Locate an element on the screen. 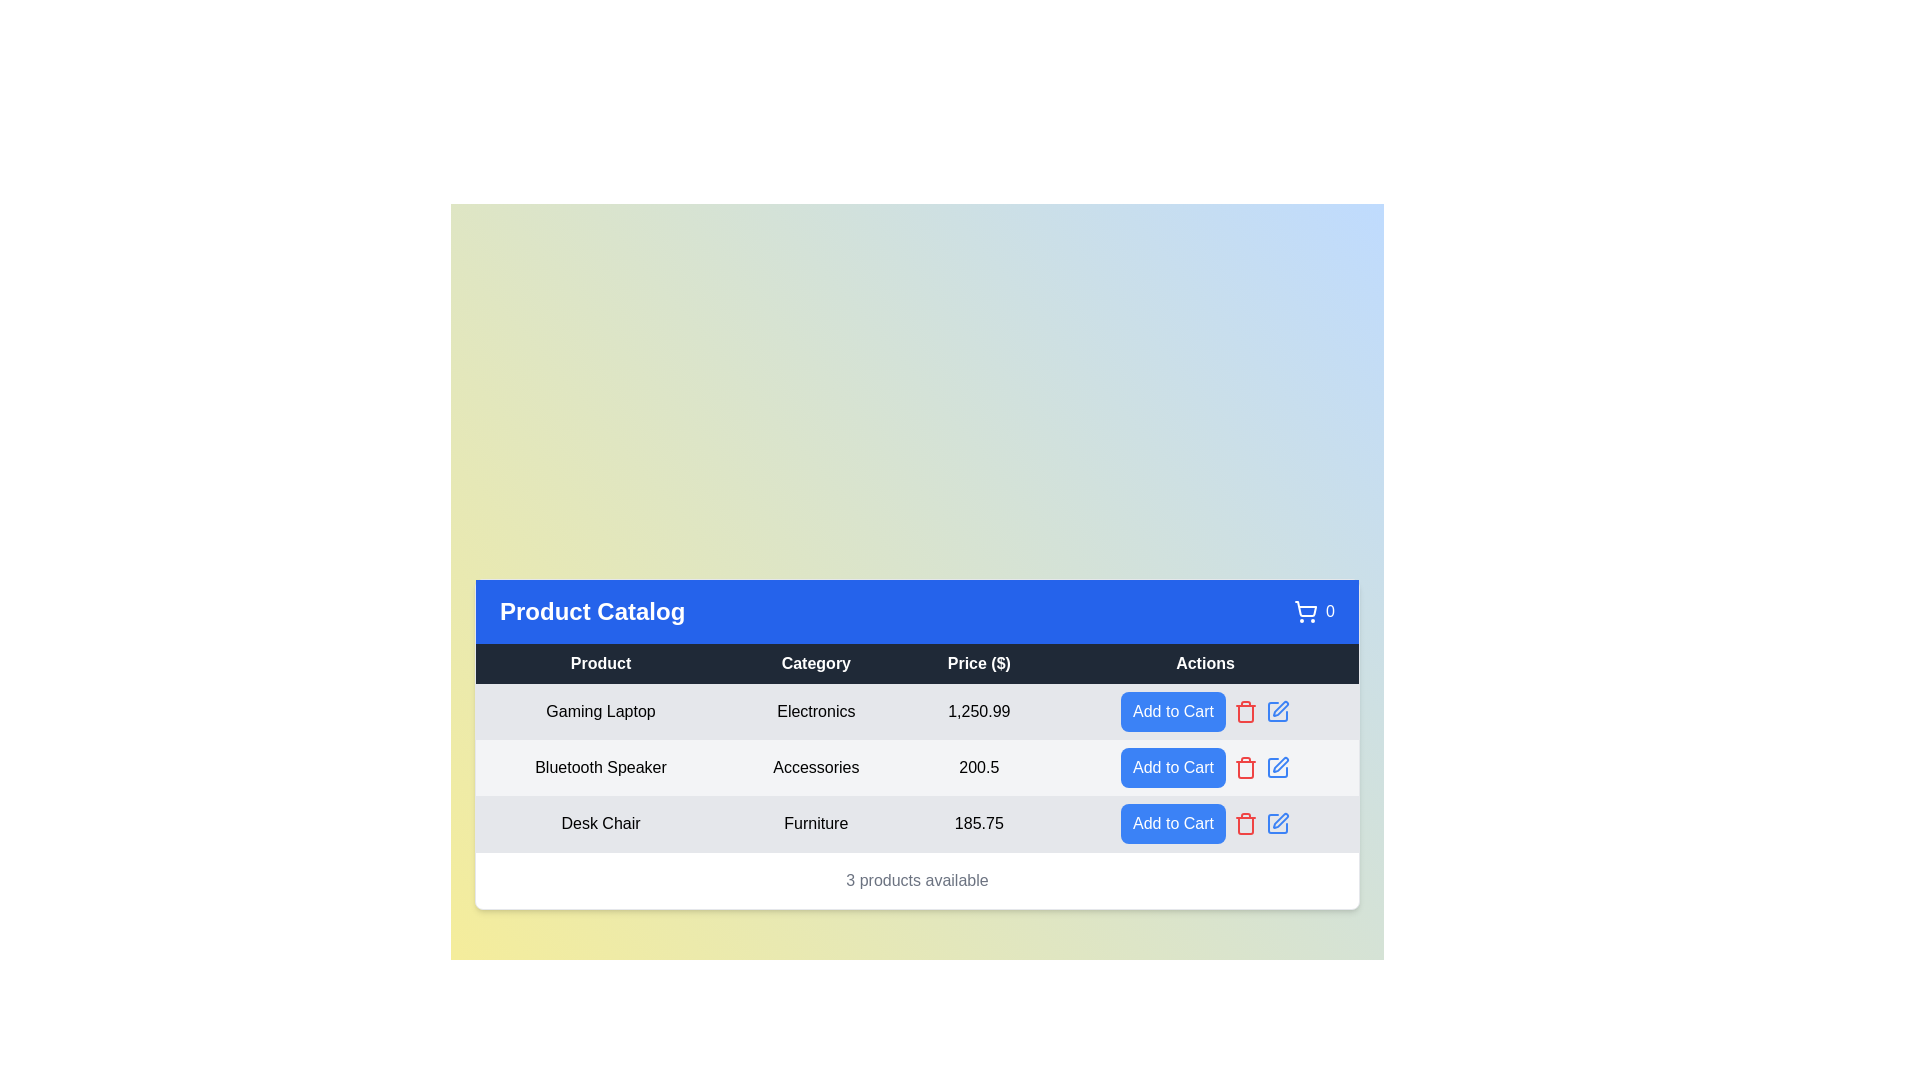 This screenshot has height=1080, width=1920. the trash icon located in the 'Actions' column of the table, specifically aligned to the third row corresponding to the 'Desk Chair' product entry, to initiate a delete action is located at coordinates (1244, 712).